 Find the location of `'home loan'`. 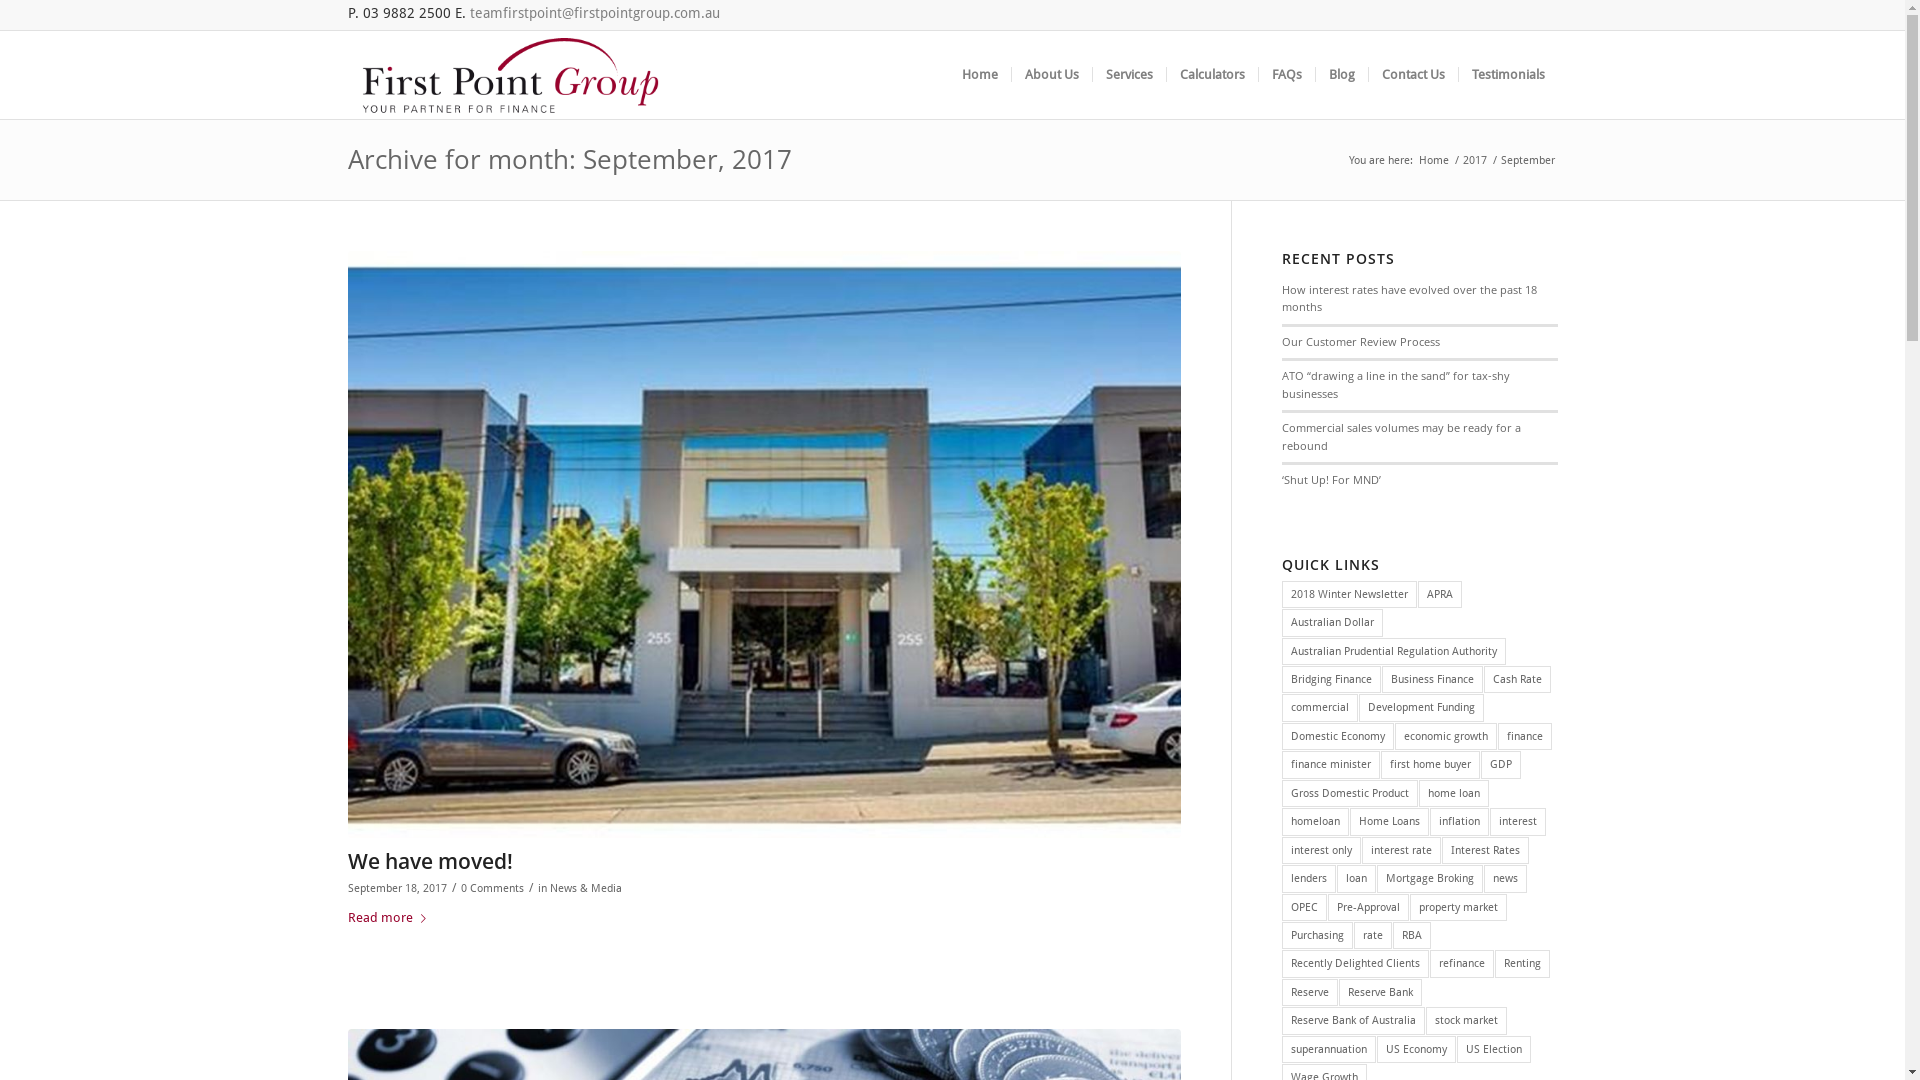

'home loan' is located at coordinates (1418, 792).